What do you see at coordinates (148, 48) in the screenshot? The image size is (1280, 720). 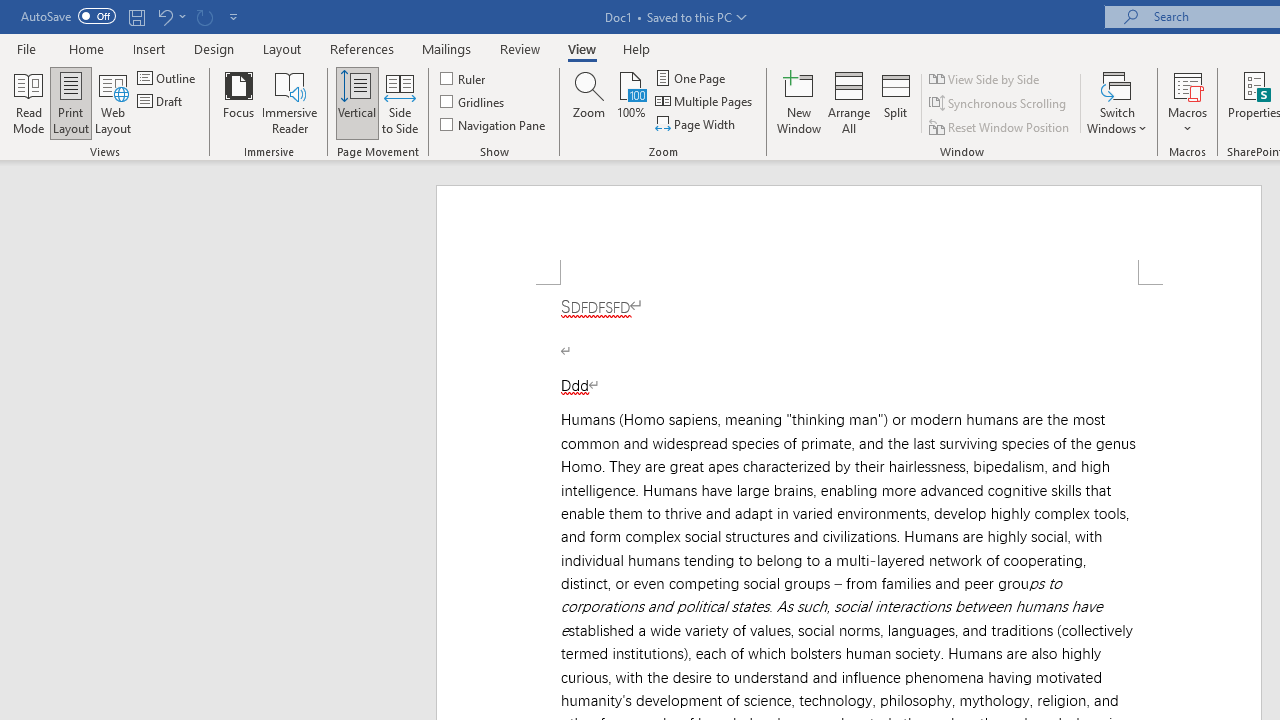 I see `'Insert'` at bounding box center [148, 48].